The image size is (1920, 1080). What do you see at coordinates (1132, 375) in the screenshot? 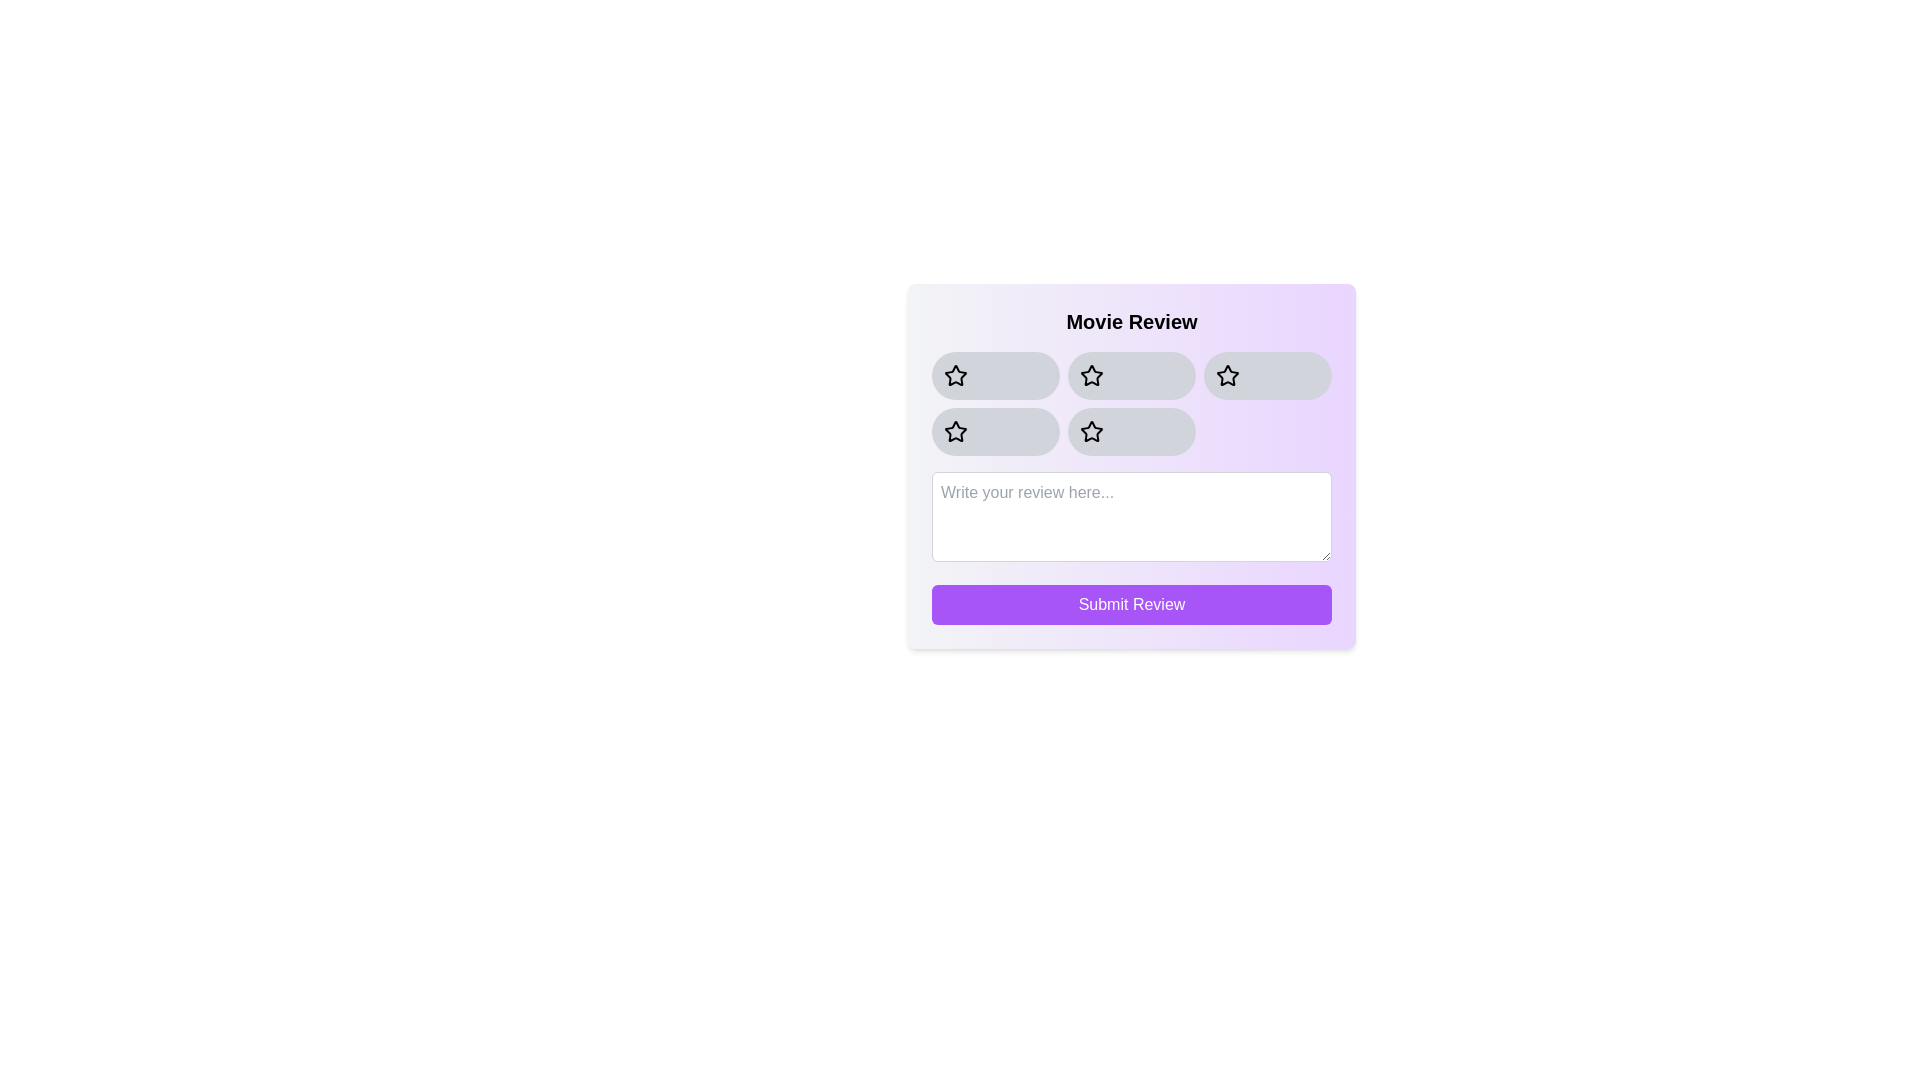
I see `the star button corresponding to the rating 2` at bounding box center [1132, 375].